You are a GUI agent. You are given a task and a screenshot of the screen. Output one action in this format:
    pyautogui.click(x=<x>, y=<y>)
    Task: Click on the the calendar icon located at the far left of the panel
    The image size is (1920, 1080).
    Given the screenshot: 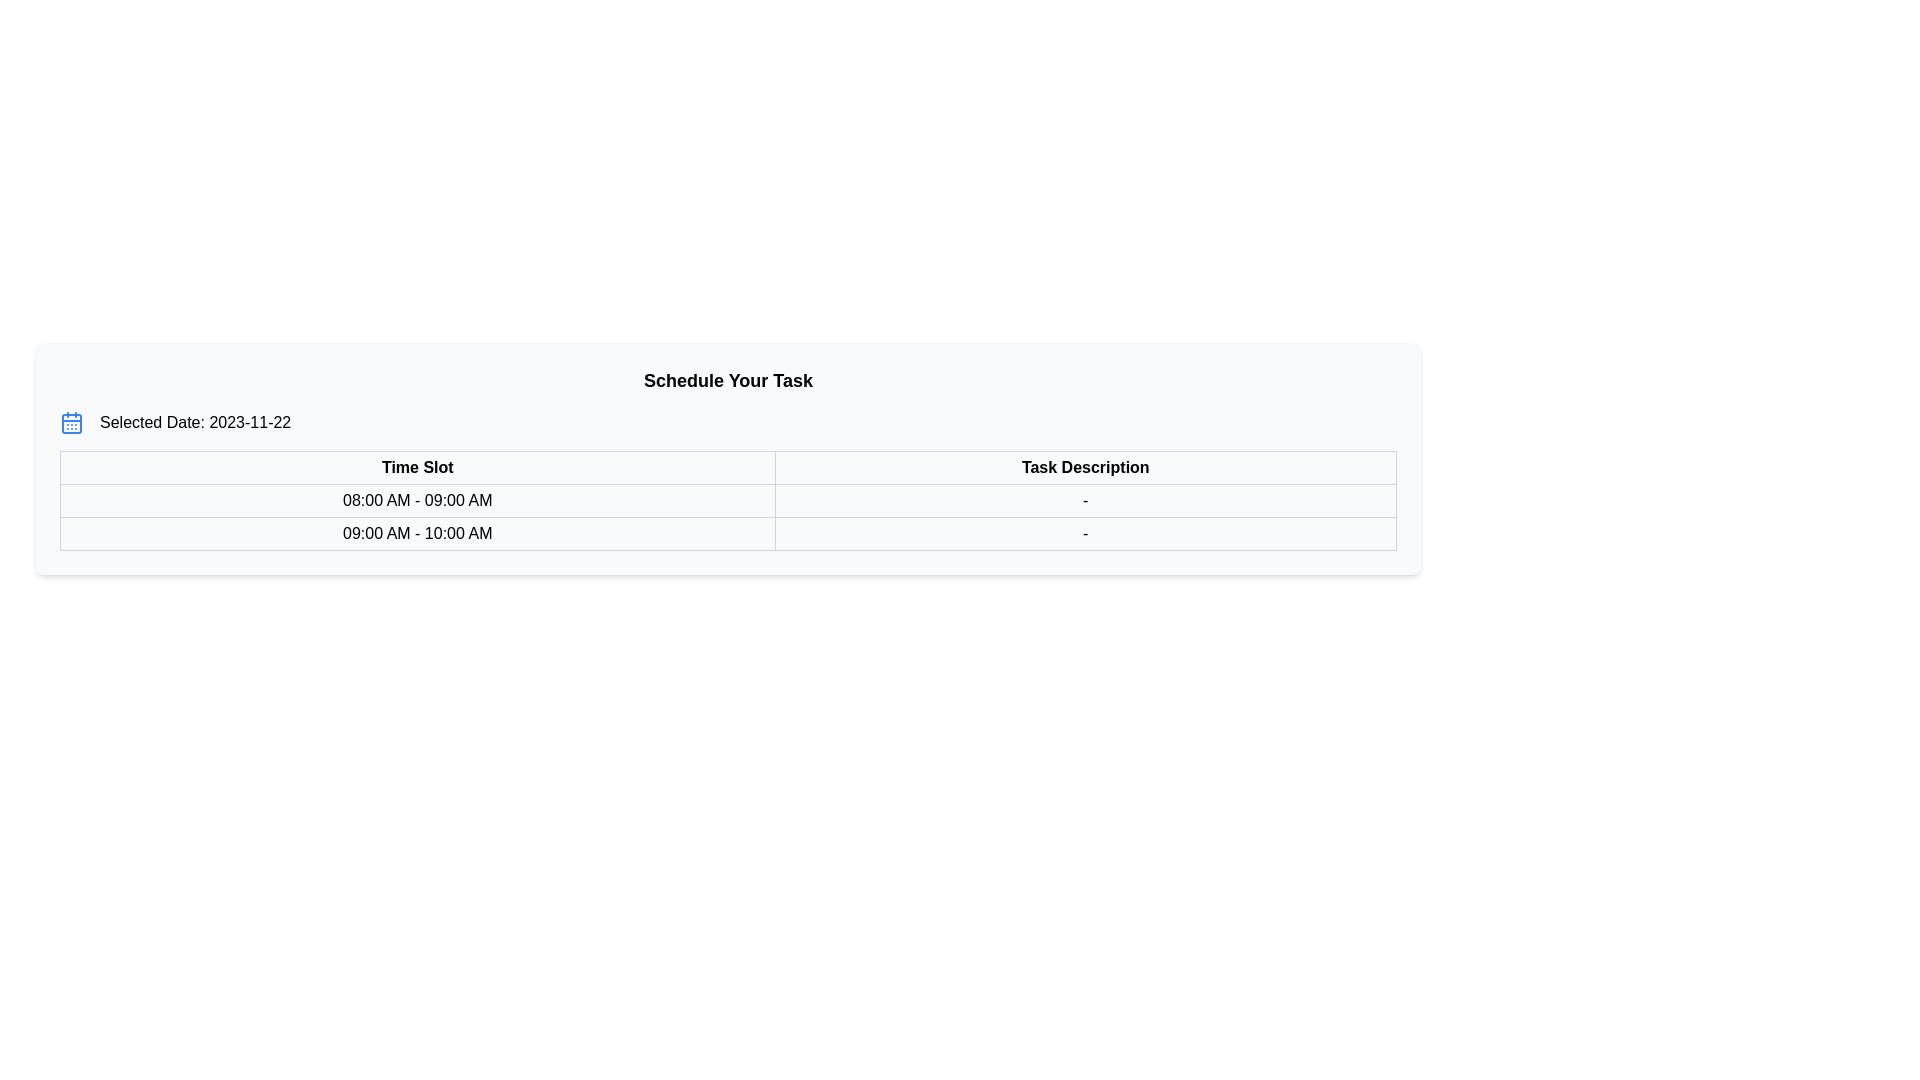 What is the action you would take?
    pyautogui.click(x=72, y=422)
    